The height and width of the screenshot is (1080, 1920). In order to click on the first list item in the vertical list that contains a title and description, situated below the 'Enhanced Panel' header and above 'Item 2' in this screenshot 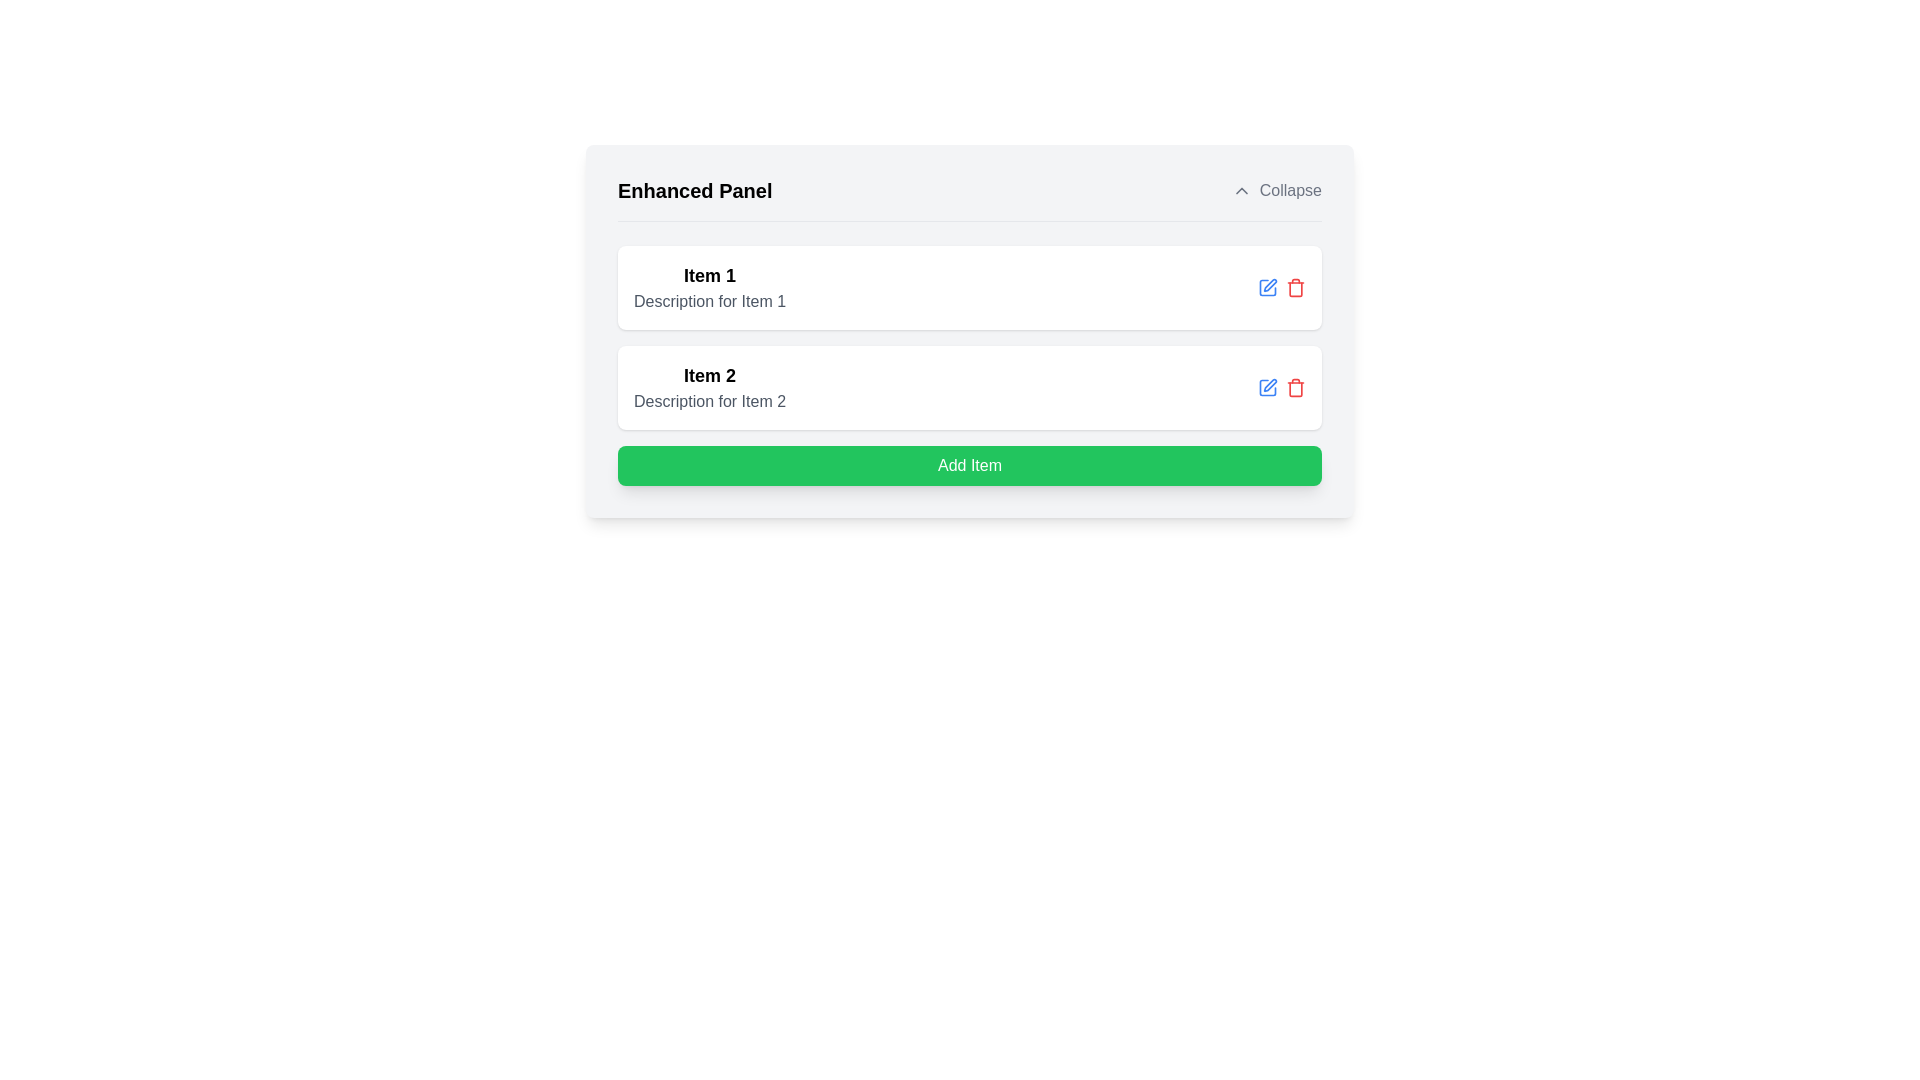, I will do `click(710, 288)`.